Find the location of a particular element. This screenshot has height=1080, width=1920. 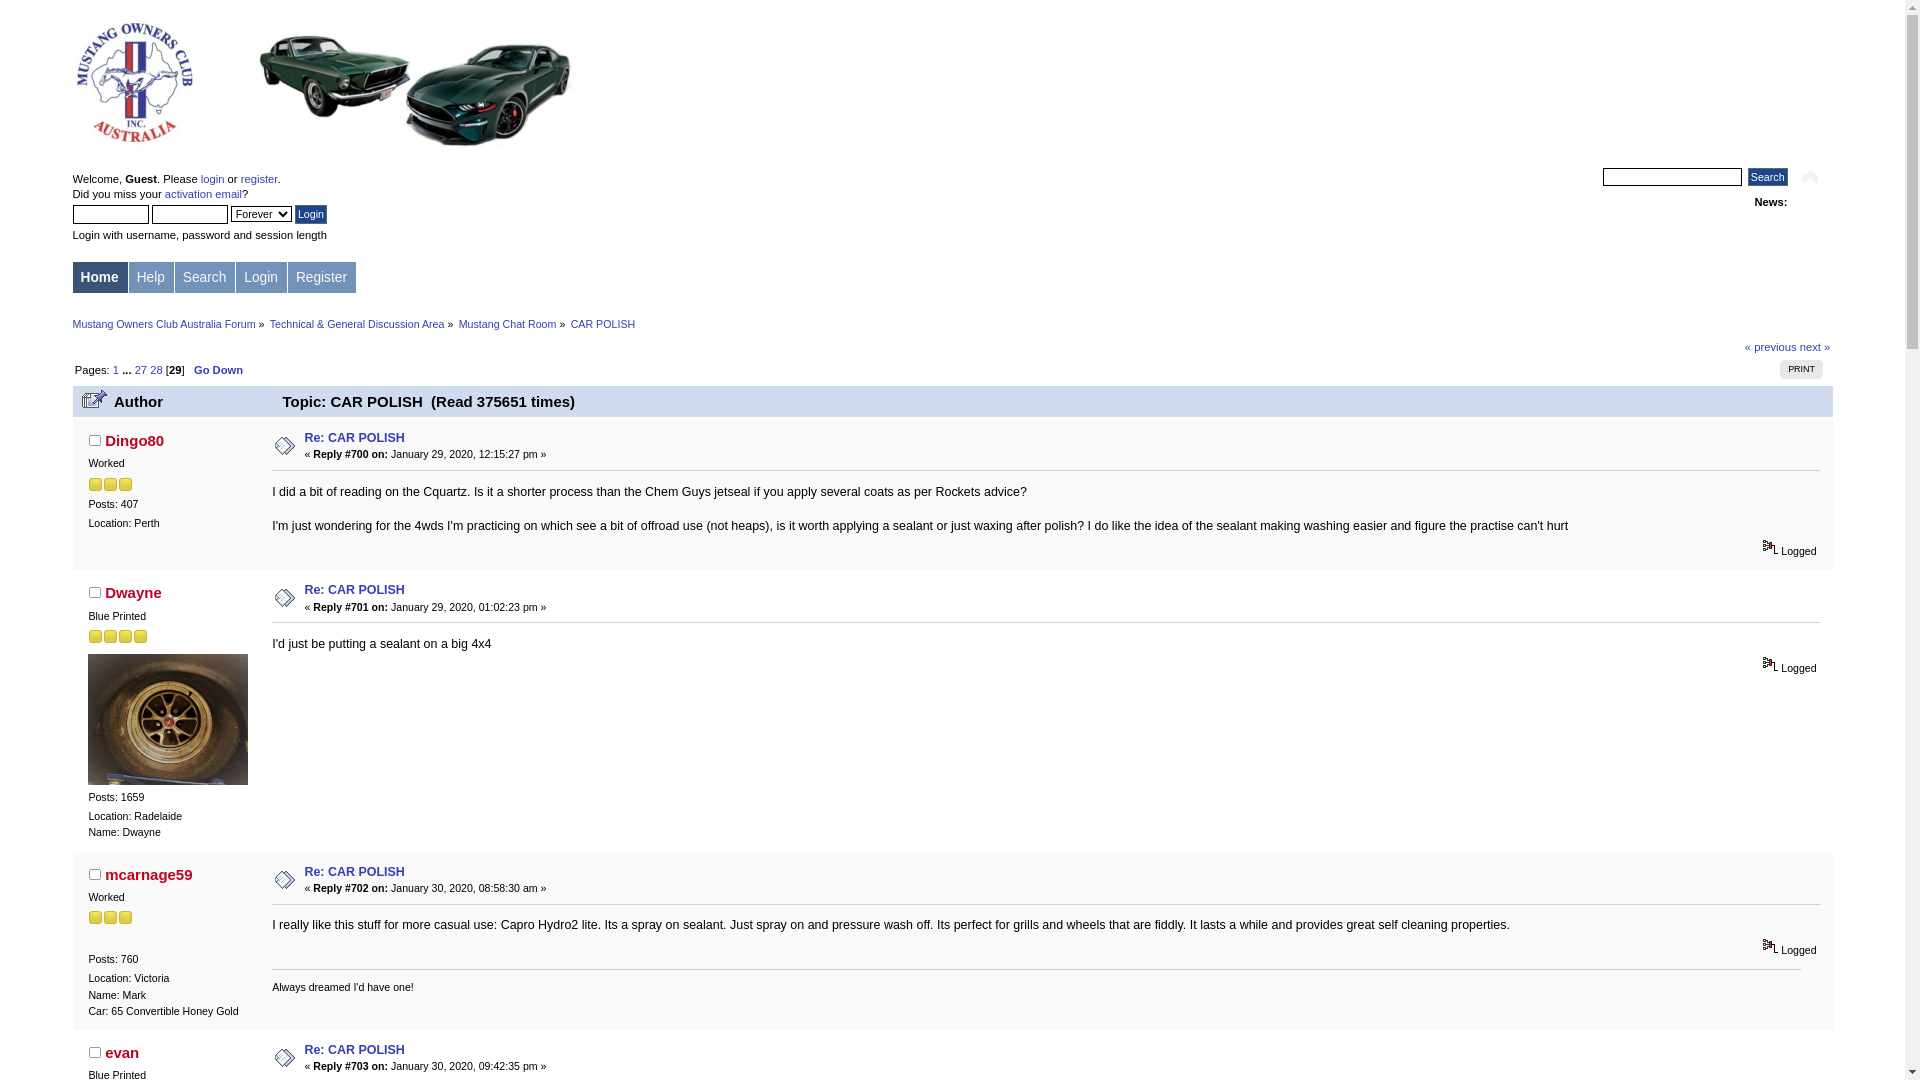

'Home' is located at coordinates (99, 277).